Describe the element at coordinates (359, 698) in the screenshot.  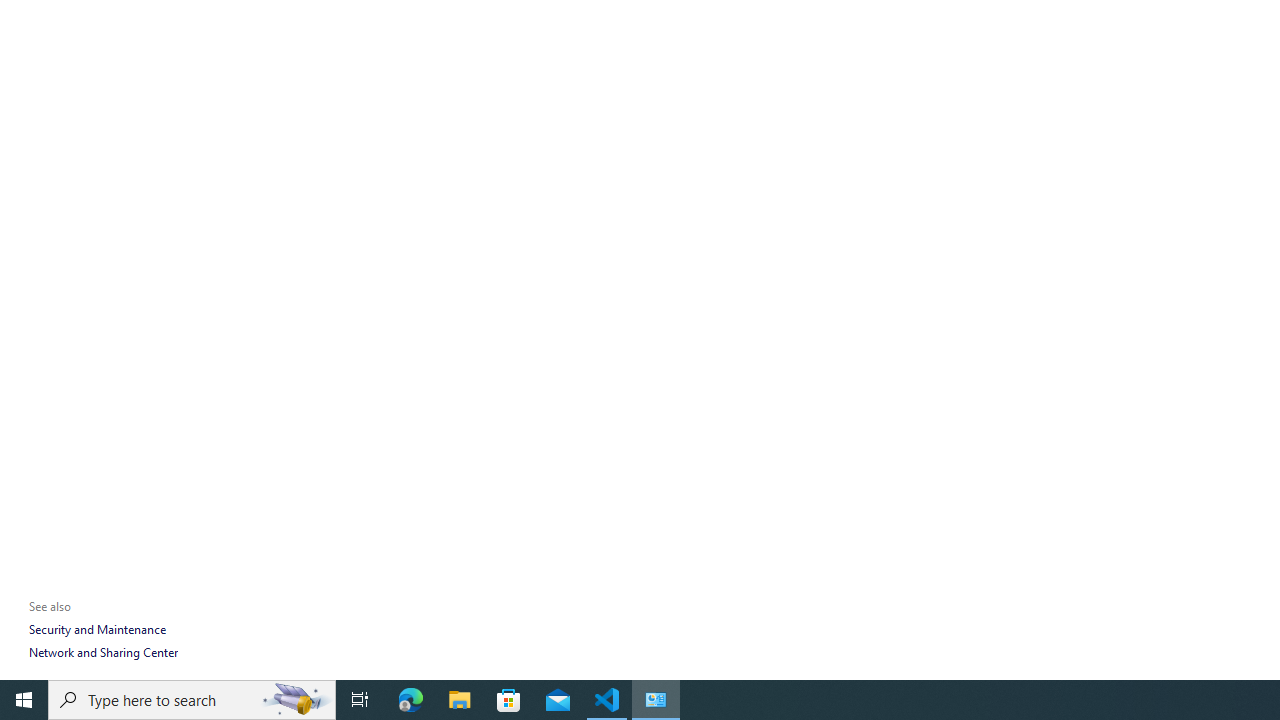
I see `'Task View'` at that location.